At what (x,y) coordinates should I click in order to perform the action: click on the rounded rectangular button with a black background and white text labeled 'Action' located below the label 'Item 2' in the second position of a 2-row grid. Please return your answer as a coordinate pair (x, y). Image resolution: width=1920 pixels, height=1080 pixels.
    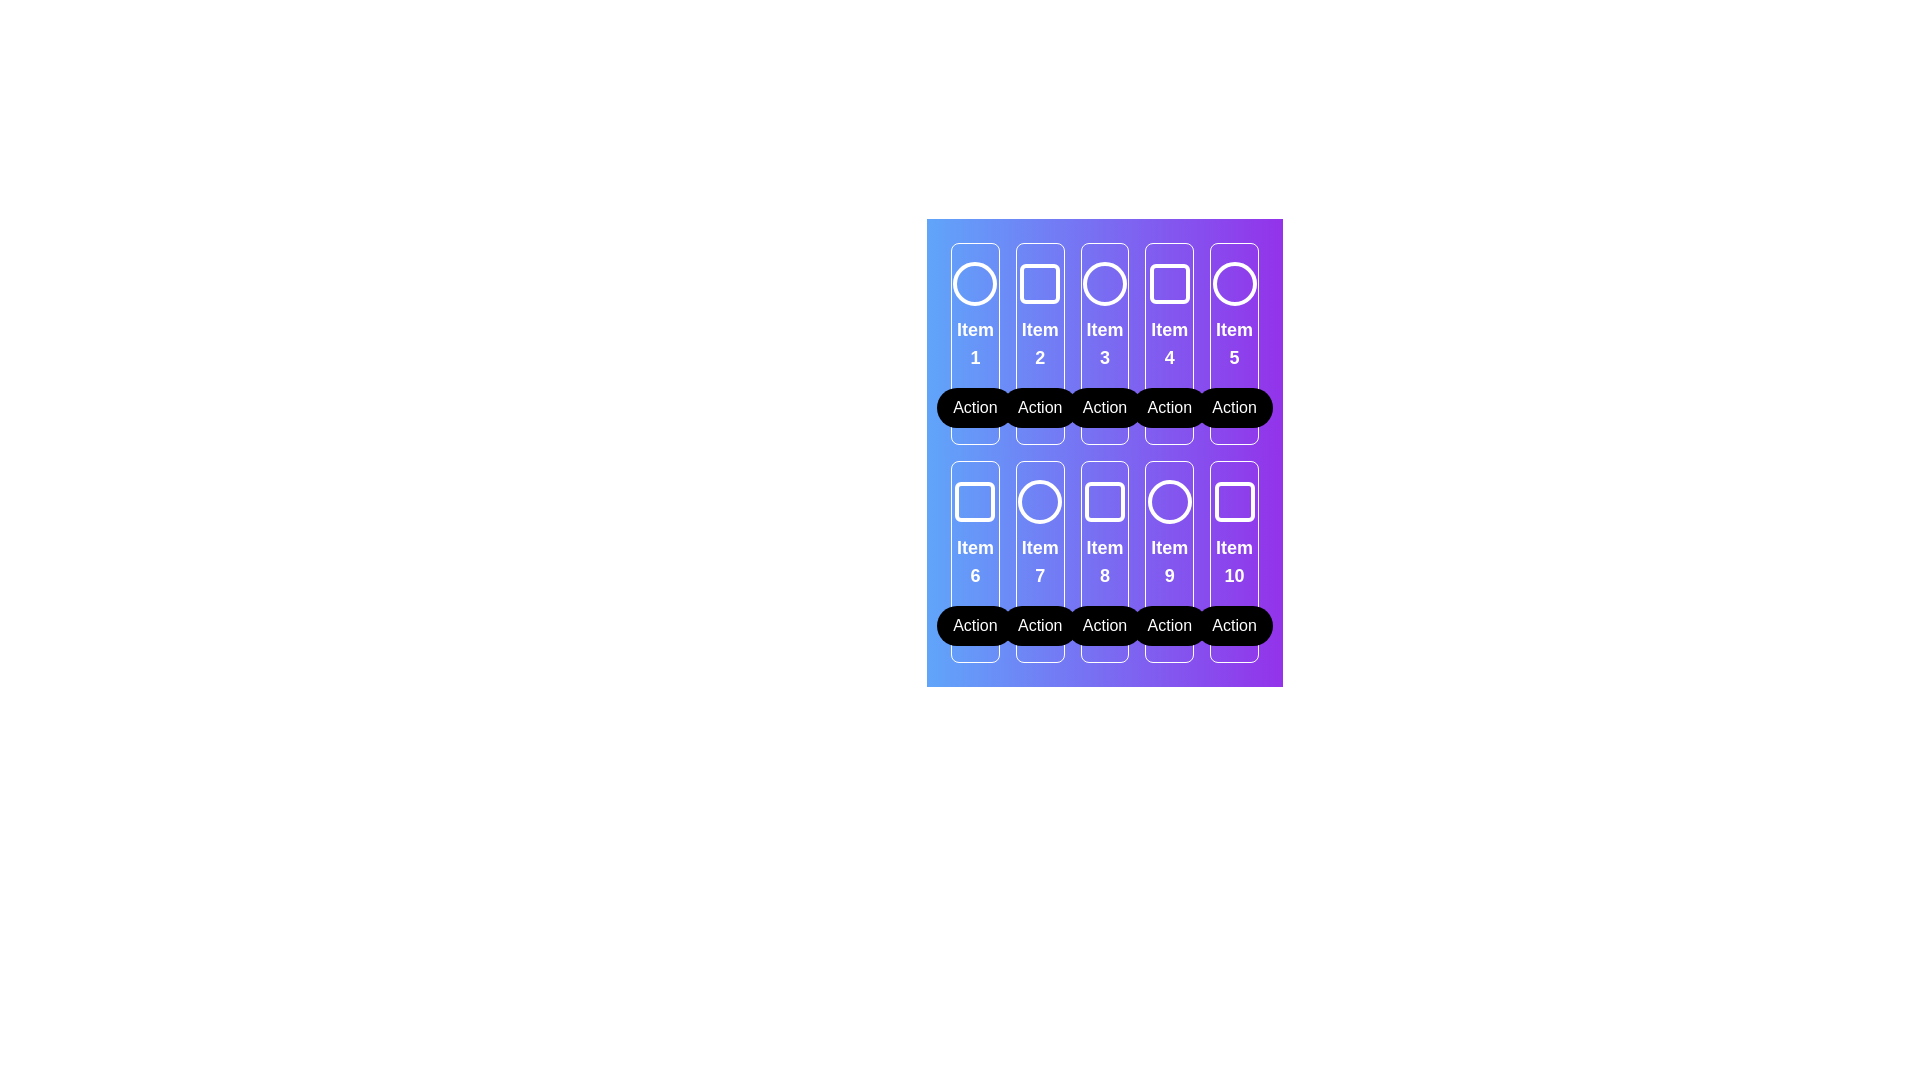
    Looking at the image, I should click on (1040, 407).